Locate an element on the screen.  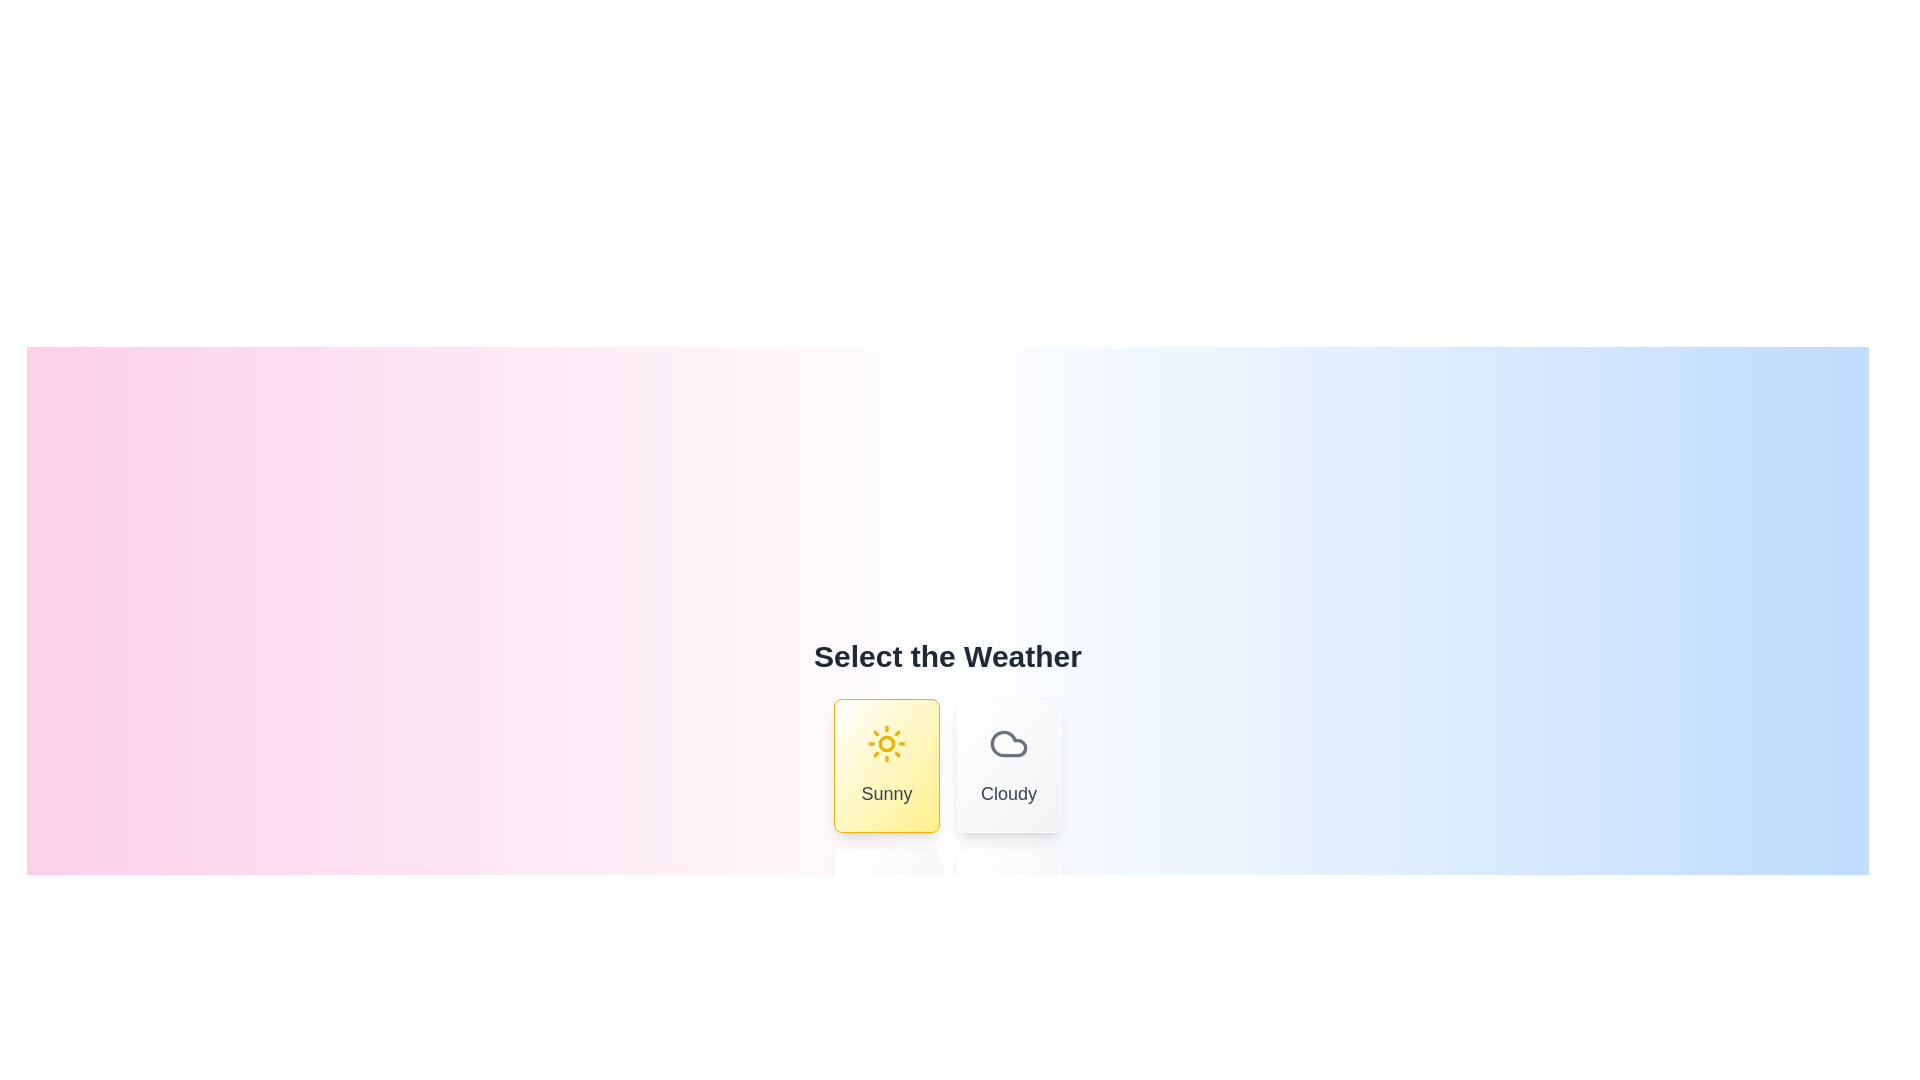
the 'Cloudy' weather option button for keyboard navigation is located at coordinates (1008, 765).